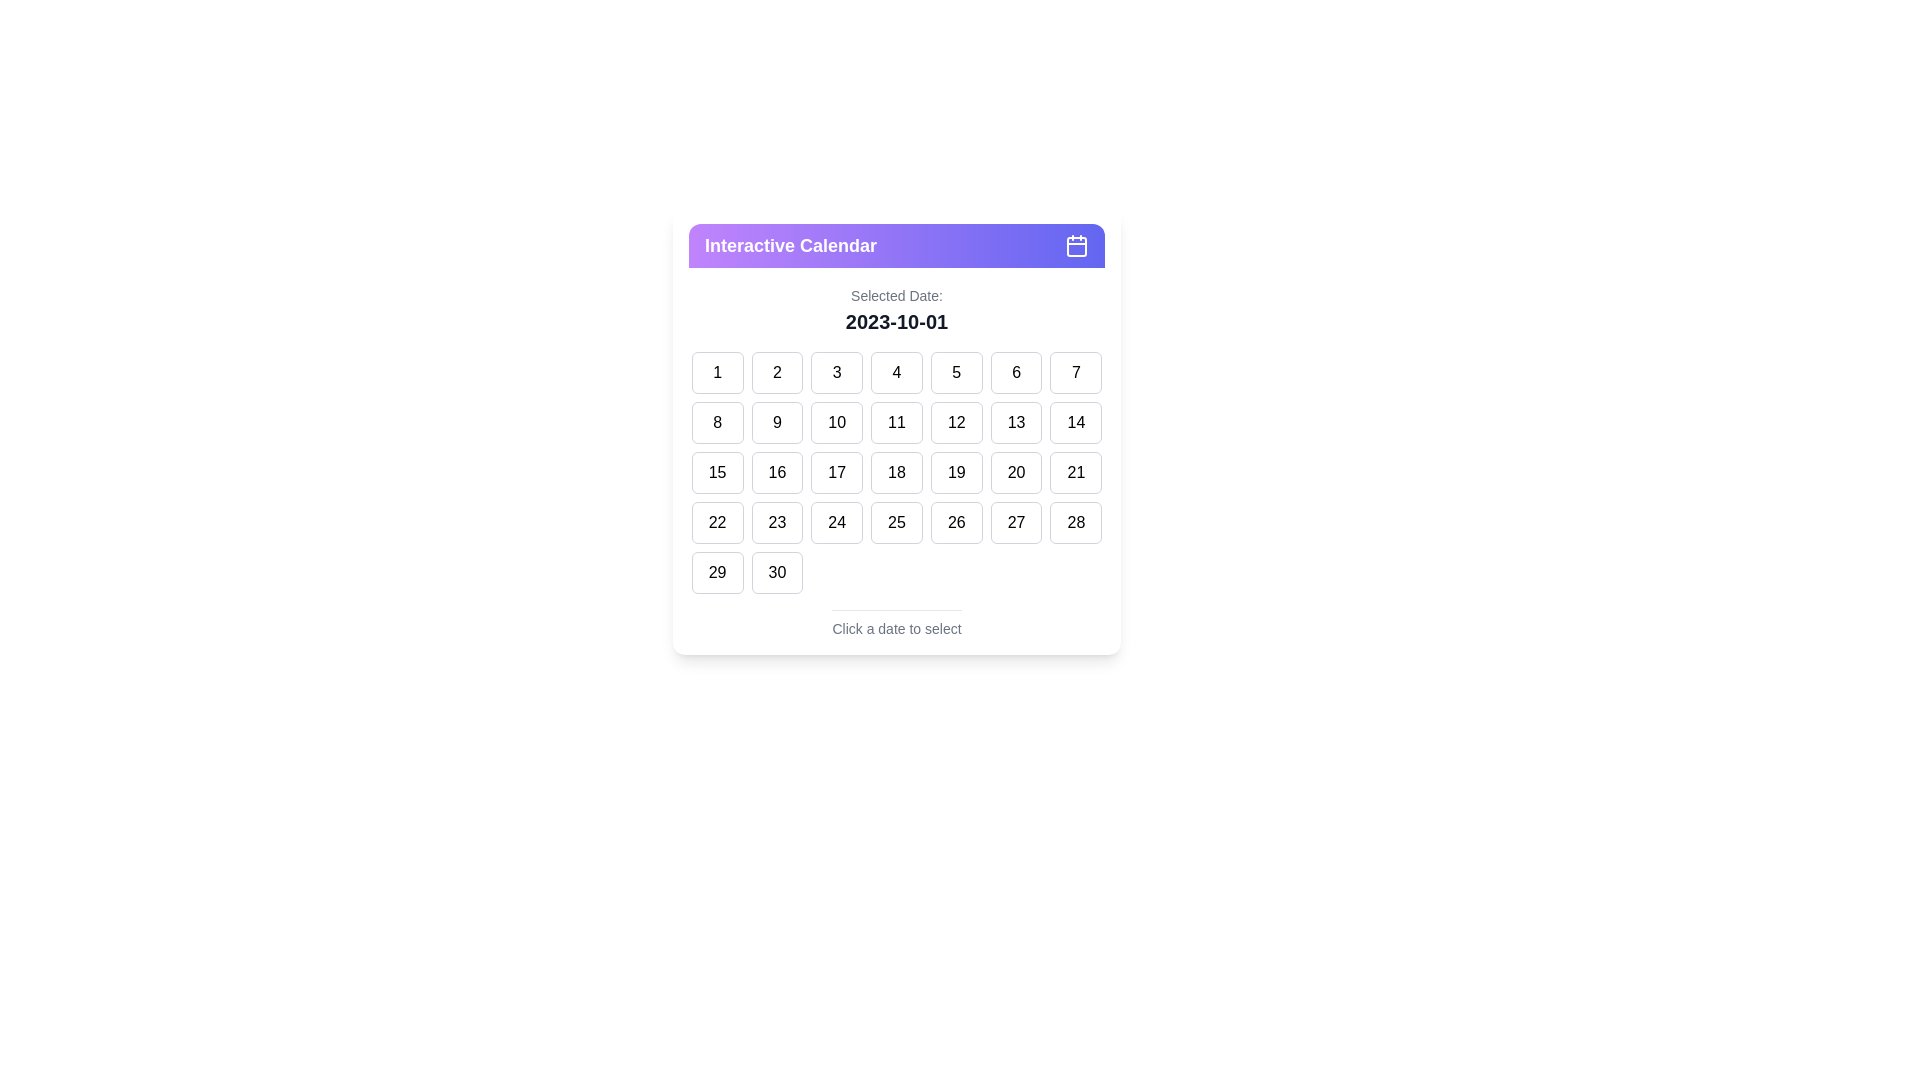 This screenshot has height=1080, width=1920. What do you see at coordinates (837, 373) in the screenshot?
I see `the button representing the third day of the displayed calendar month` at bounding box center [837, 373].